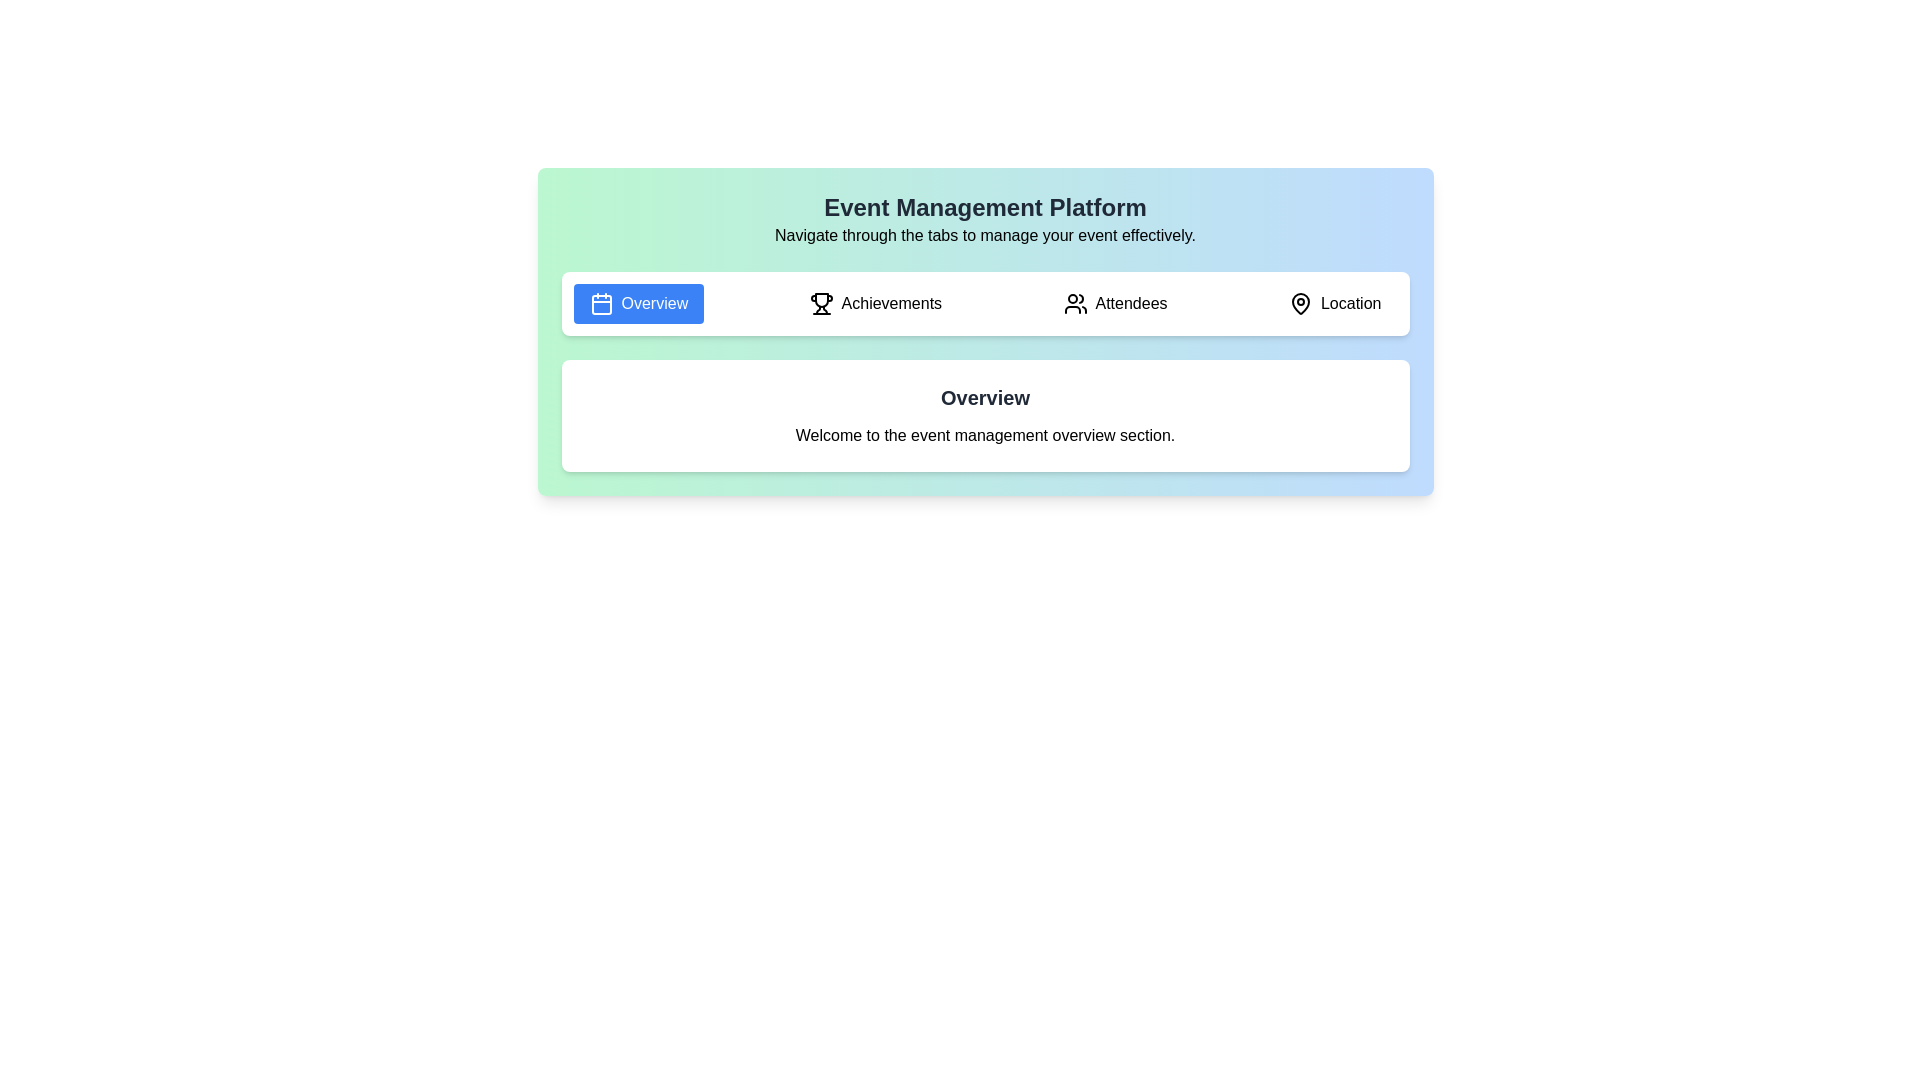 The width and height of the screenshot is (1920, 1080). I want to click on the 'Achievements' tab icon located in the center of the horizontal navigation bar, positioned between the 'Overview' and 'Attendees' tabs, so click(821, 300).